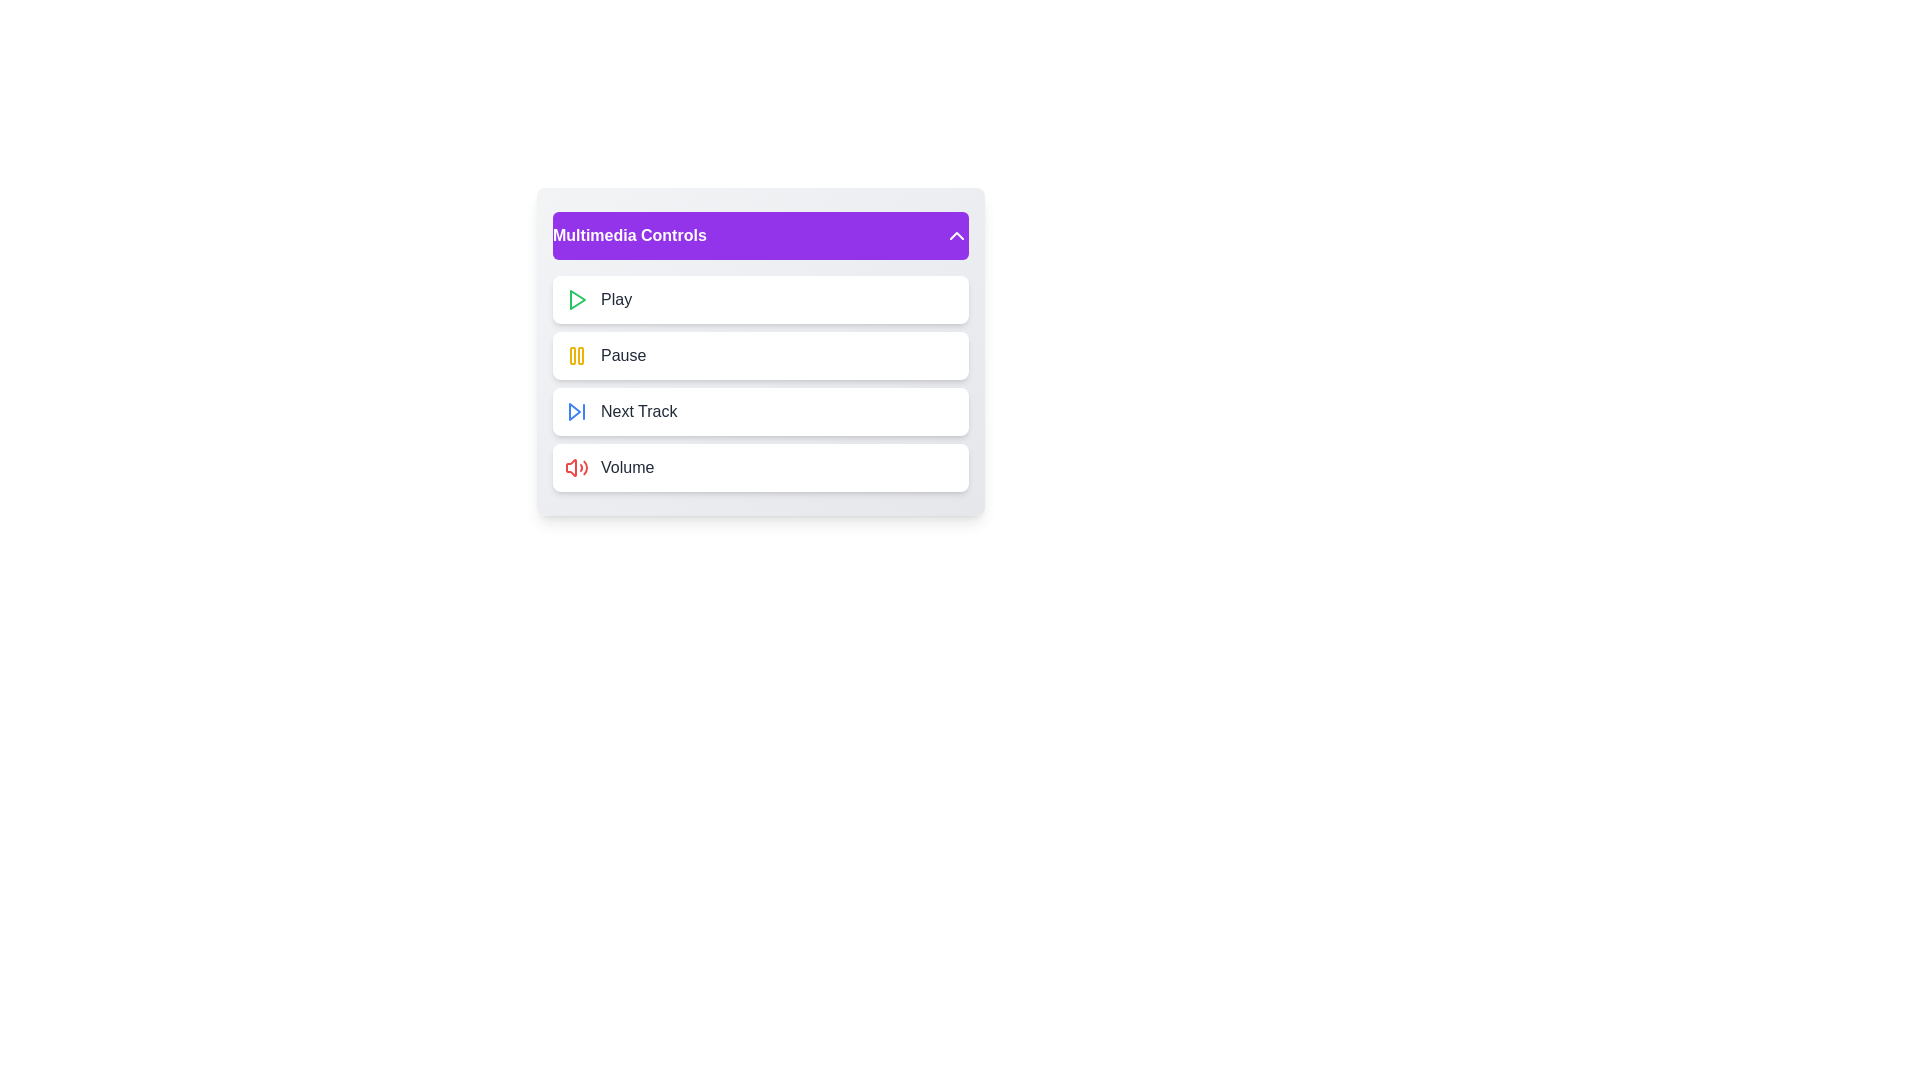 The image size is (1920, 1080). What do you see at coordinates (575, 411) in the screenshot?
I see `the icon representing the action of skipping to the next track in the media player, which is positioned on the leftmost side of the 'Next Track' button` at bounding box center [575, 411].